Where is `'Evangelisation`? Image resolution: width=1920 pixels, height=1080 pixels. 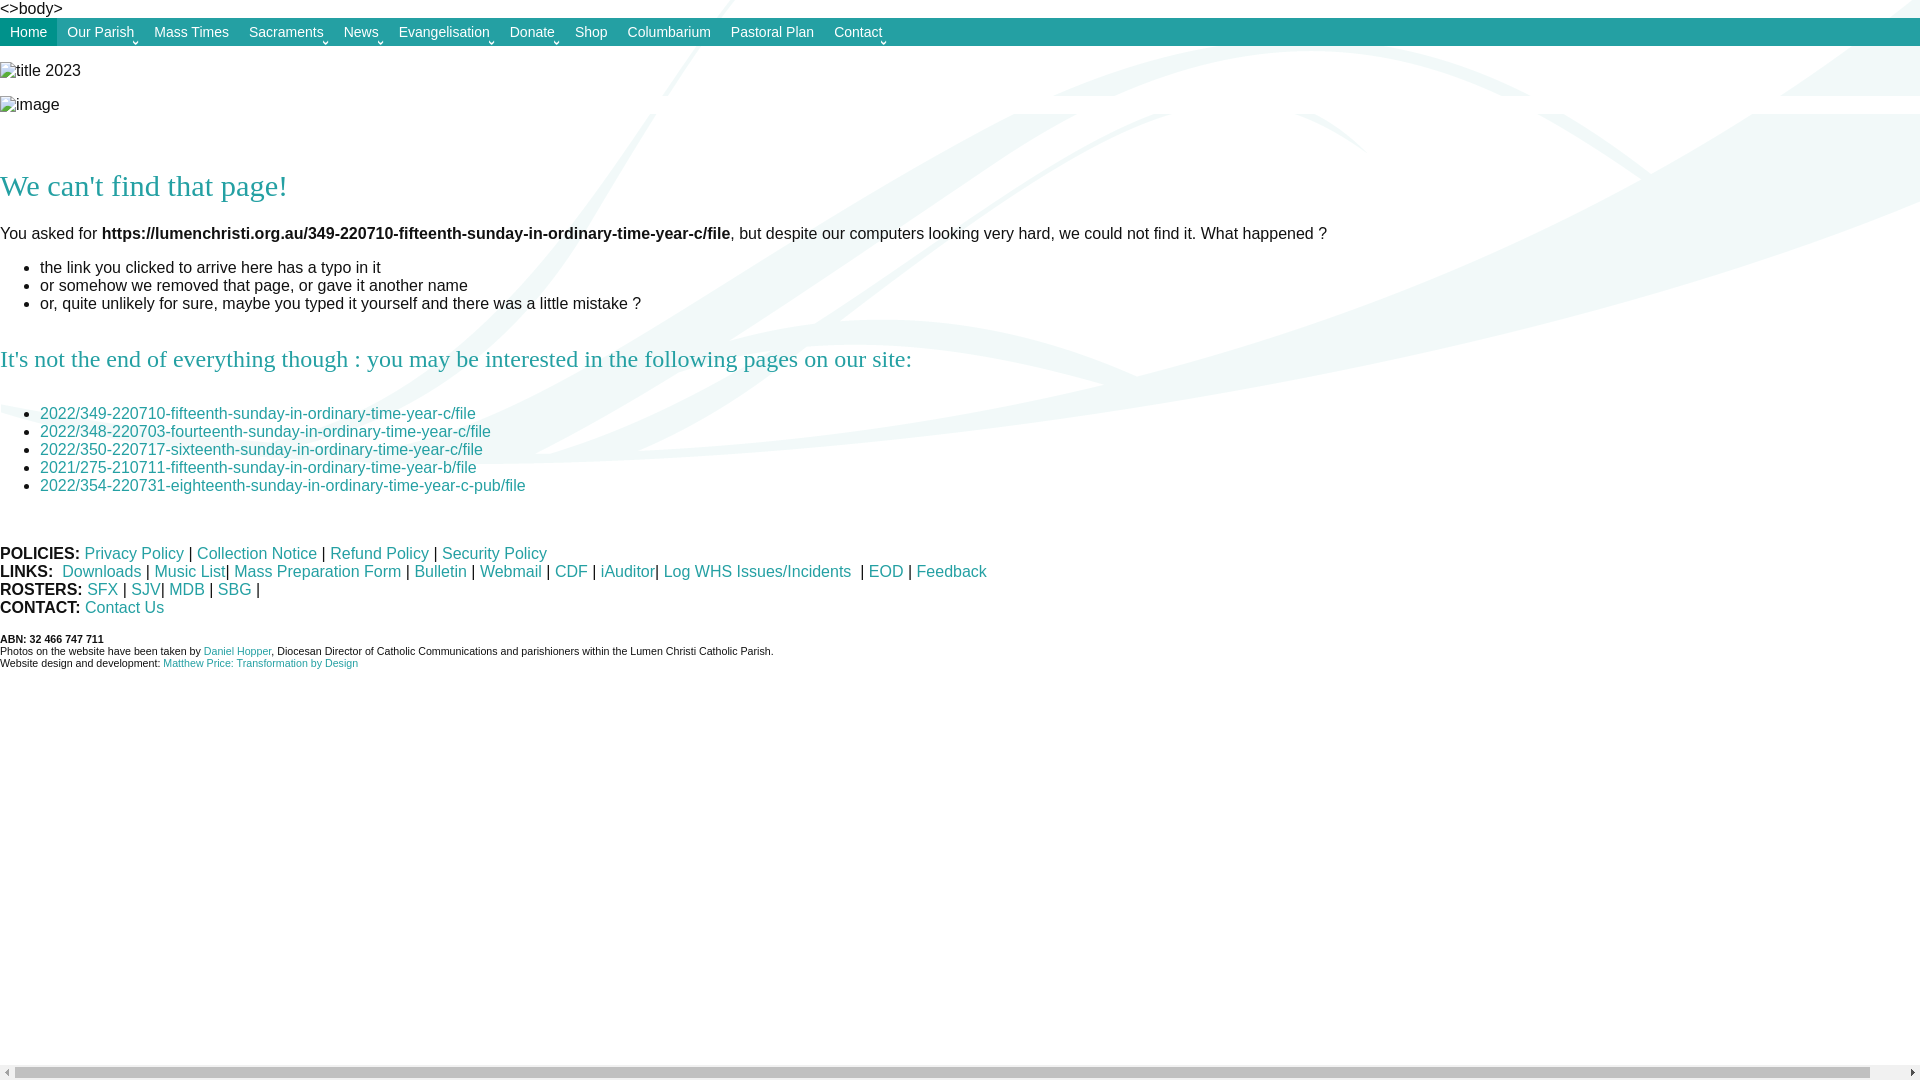 'Evangelisation is located at coordinates (443, 31).